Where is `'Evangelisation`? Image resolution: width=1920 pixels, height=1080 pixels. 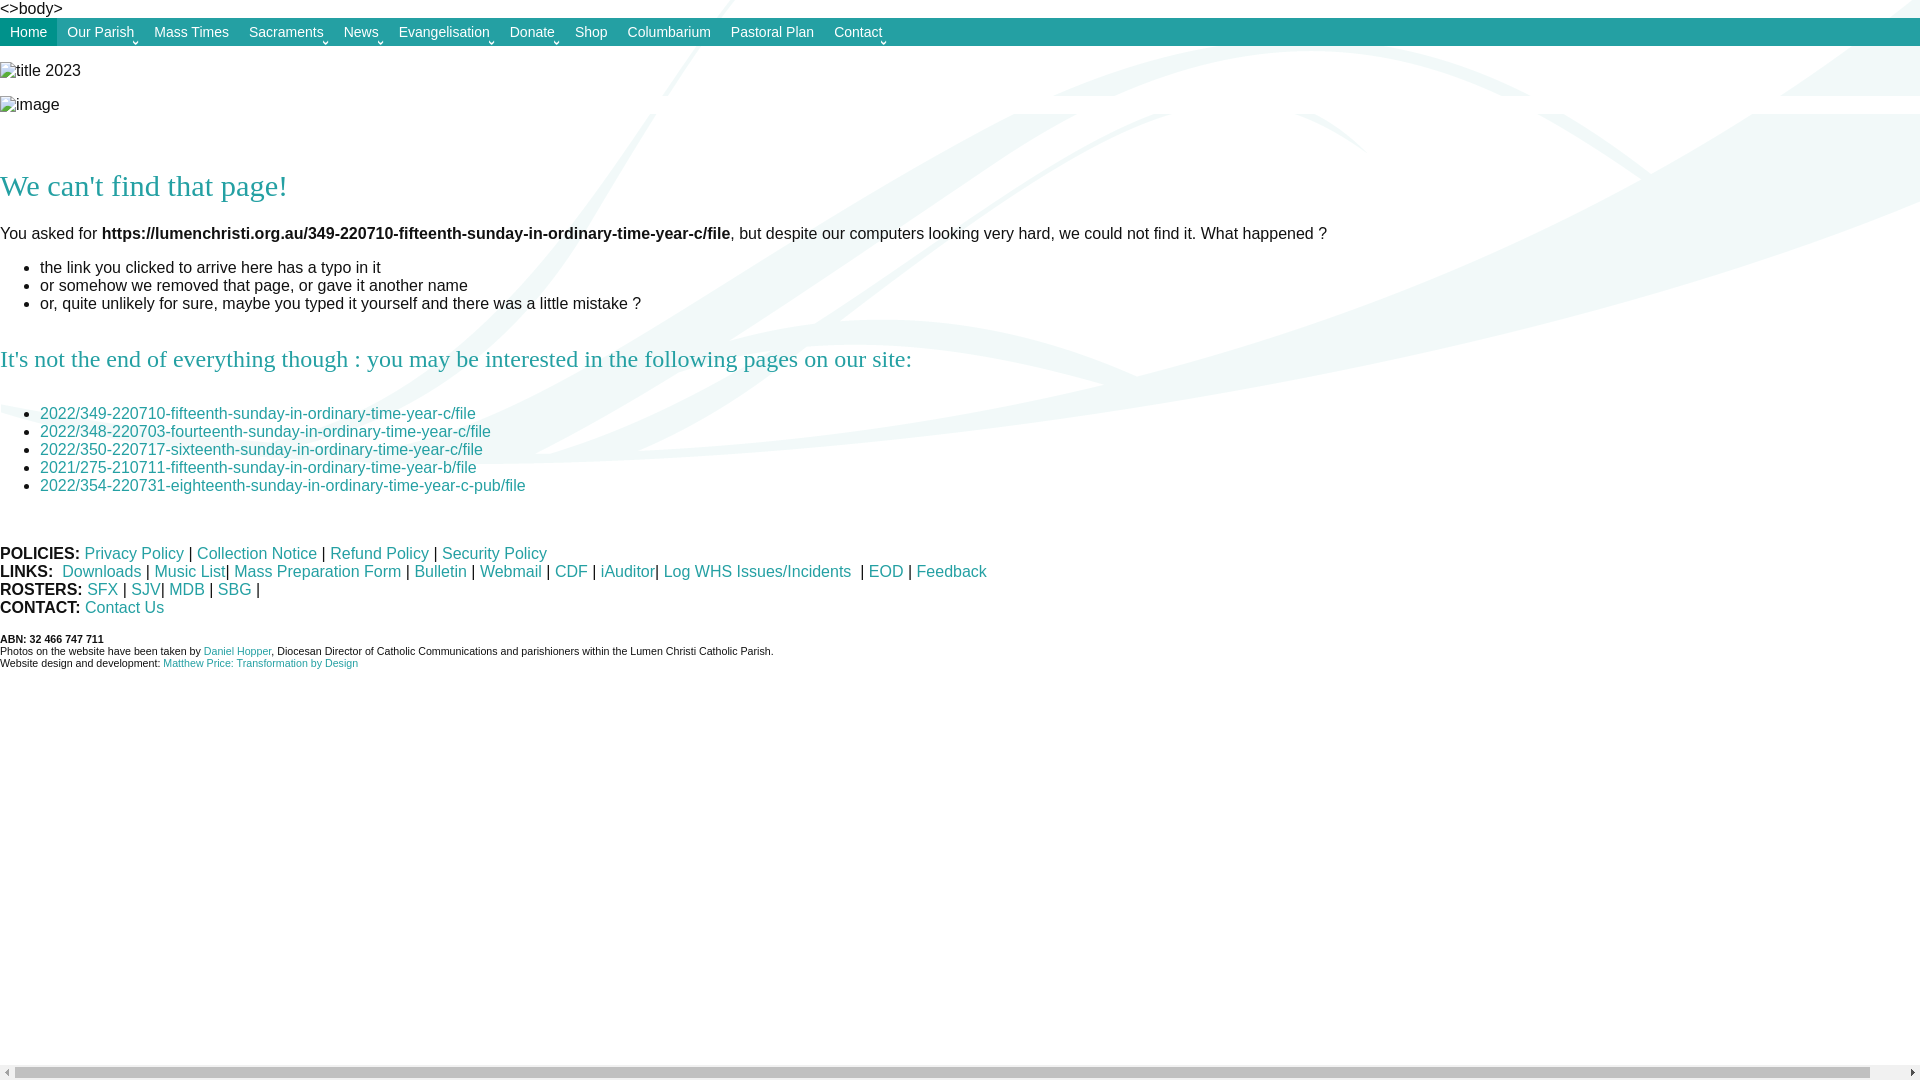 'Evangelisation is located at coordinates (443, 31).